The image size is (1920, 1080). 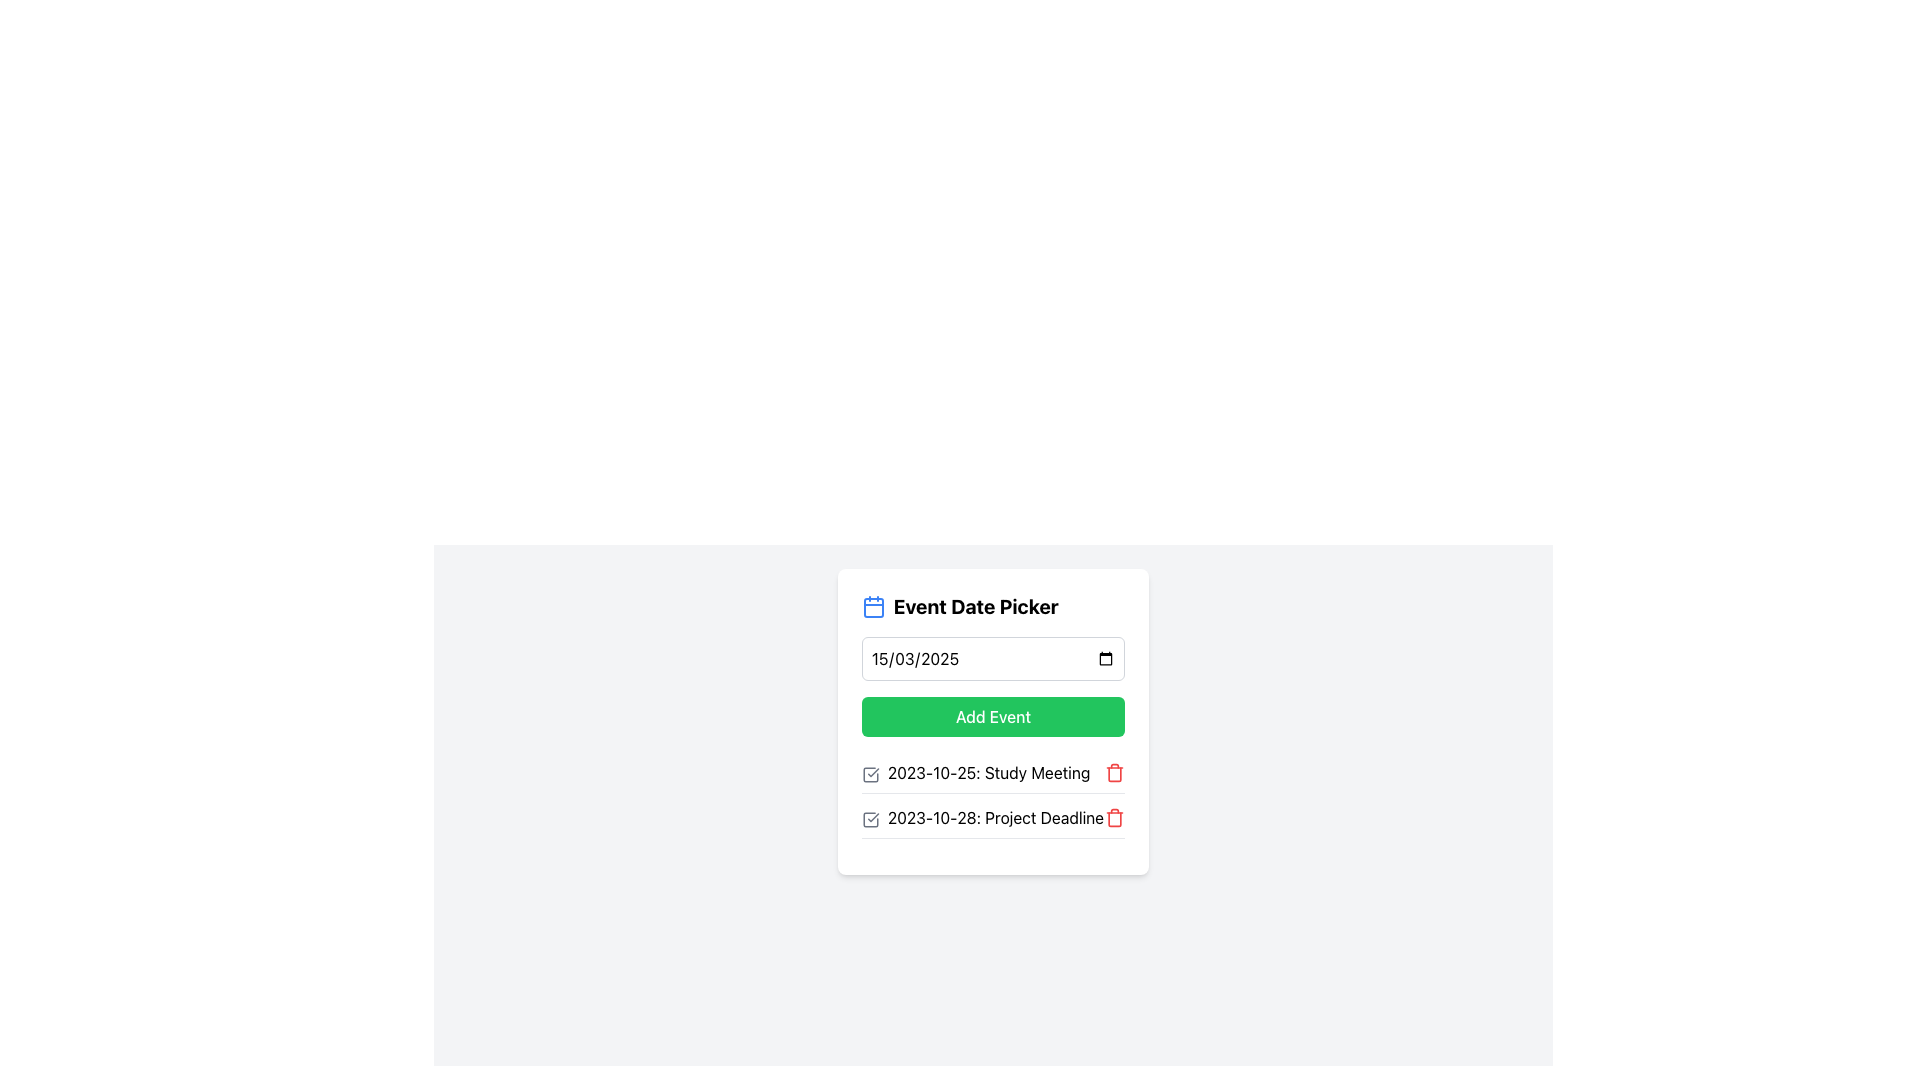 I want to click on the text label displaying the date '2023-10-25' and the event name 'Study Meeting', which is the first item in the event list area, positioned just below the 'Add Event' button, so click(x=993, y=776).